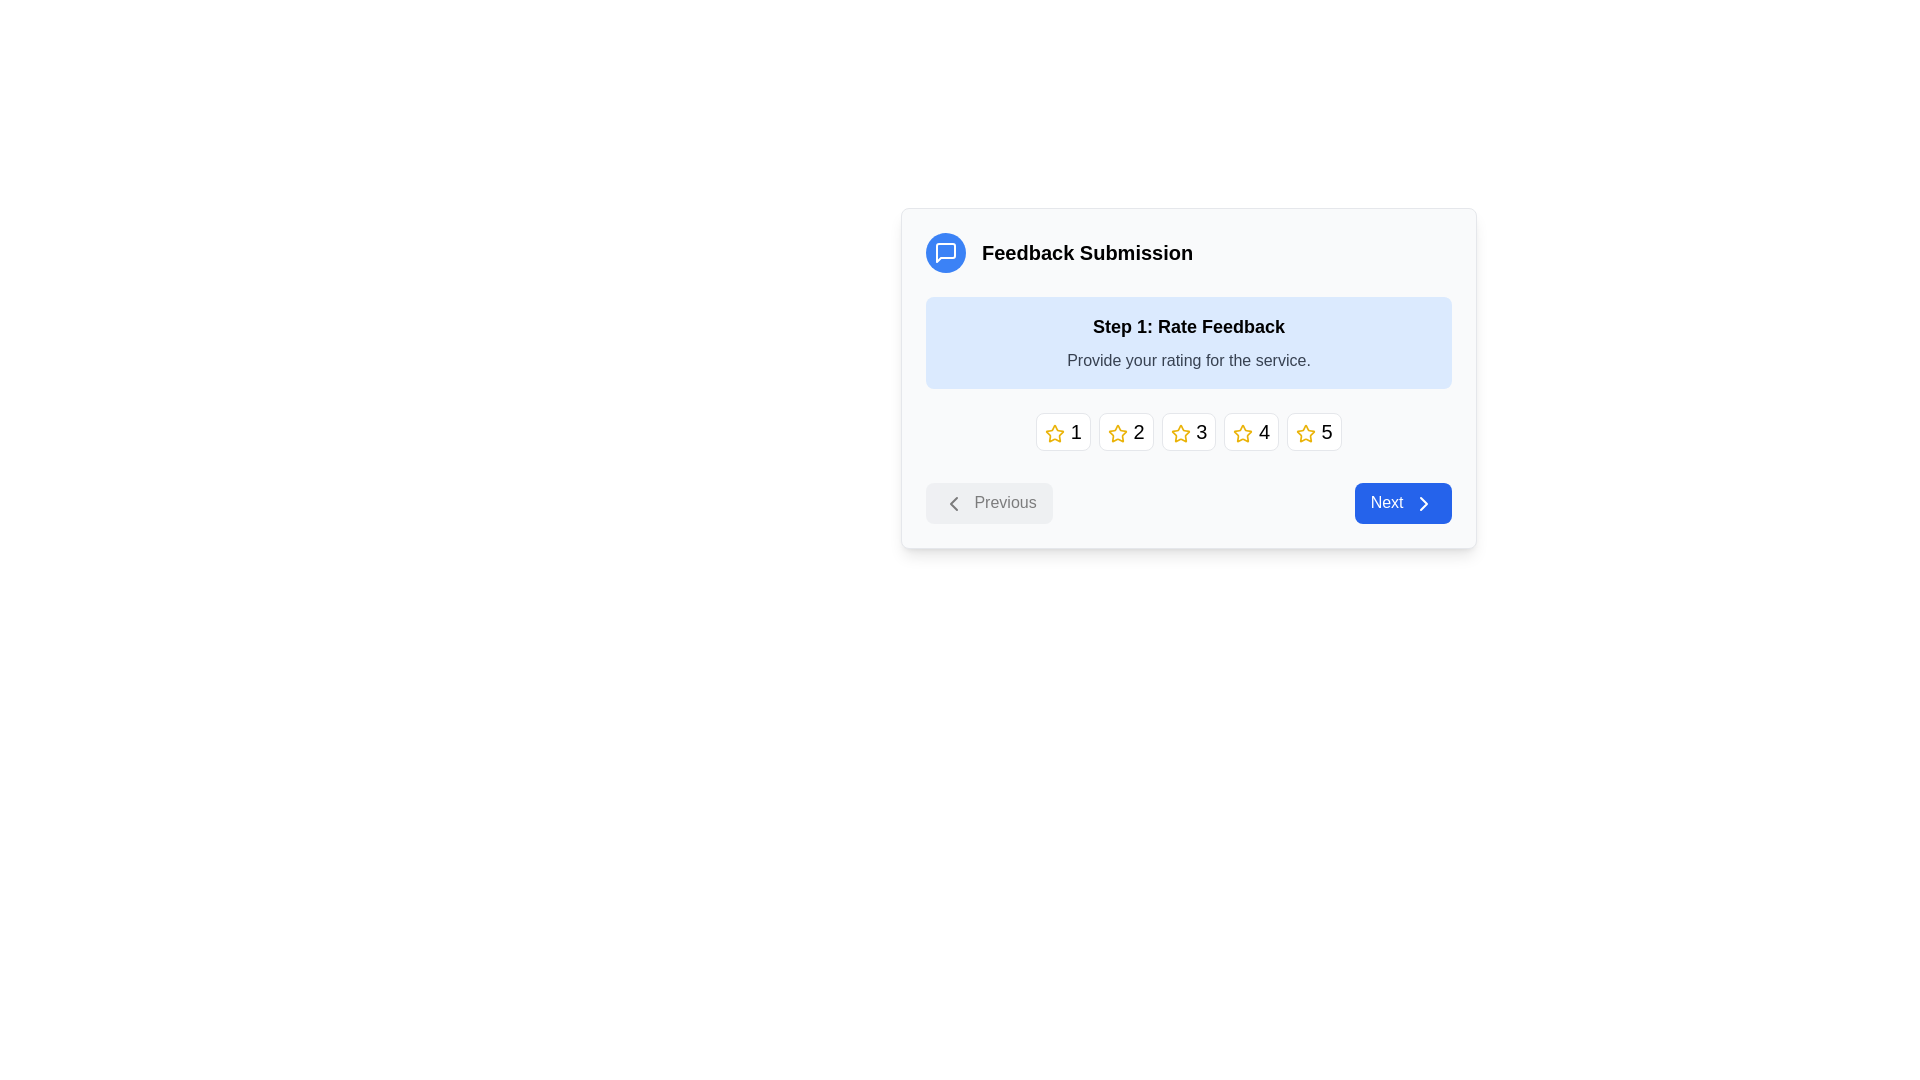  Describe the element at coordinates (953, 501) in the screenshot. I see `the left-facing arrow icon, styled as an outline with rounded edges, located next to the 'Previous' text on the light gray button` at that location.